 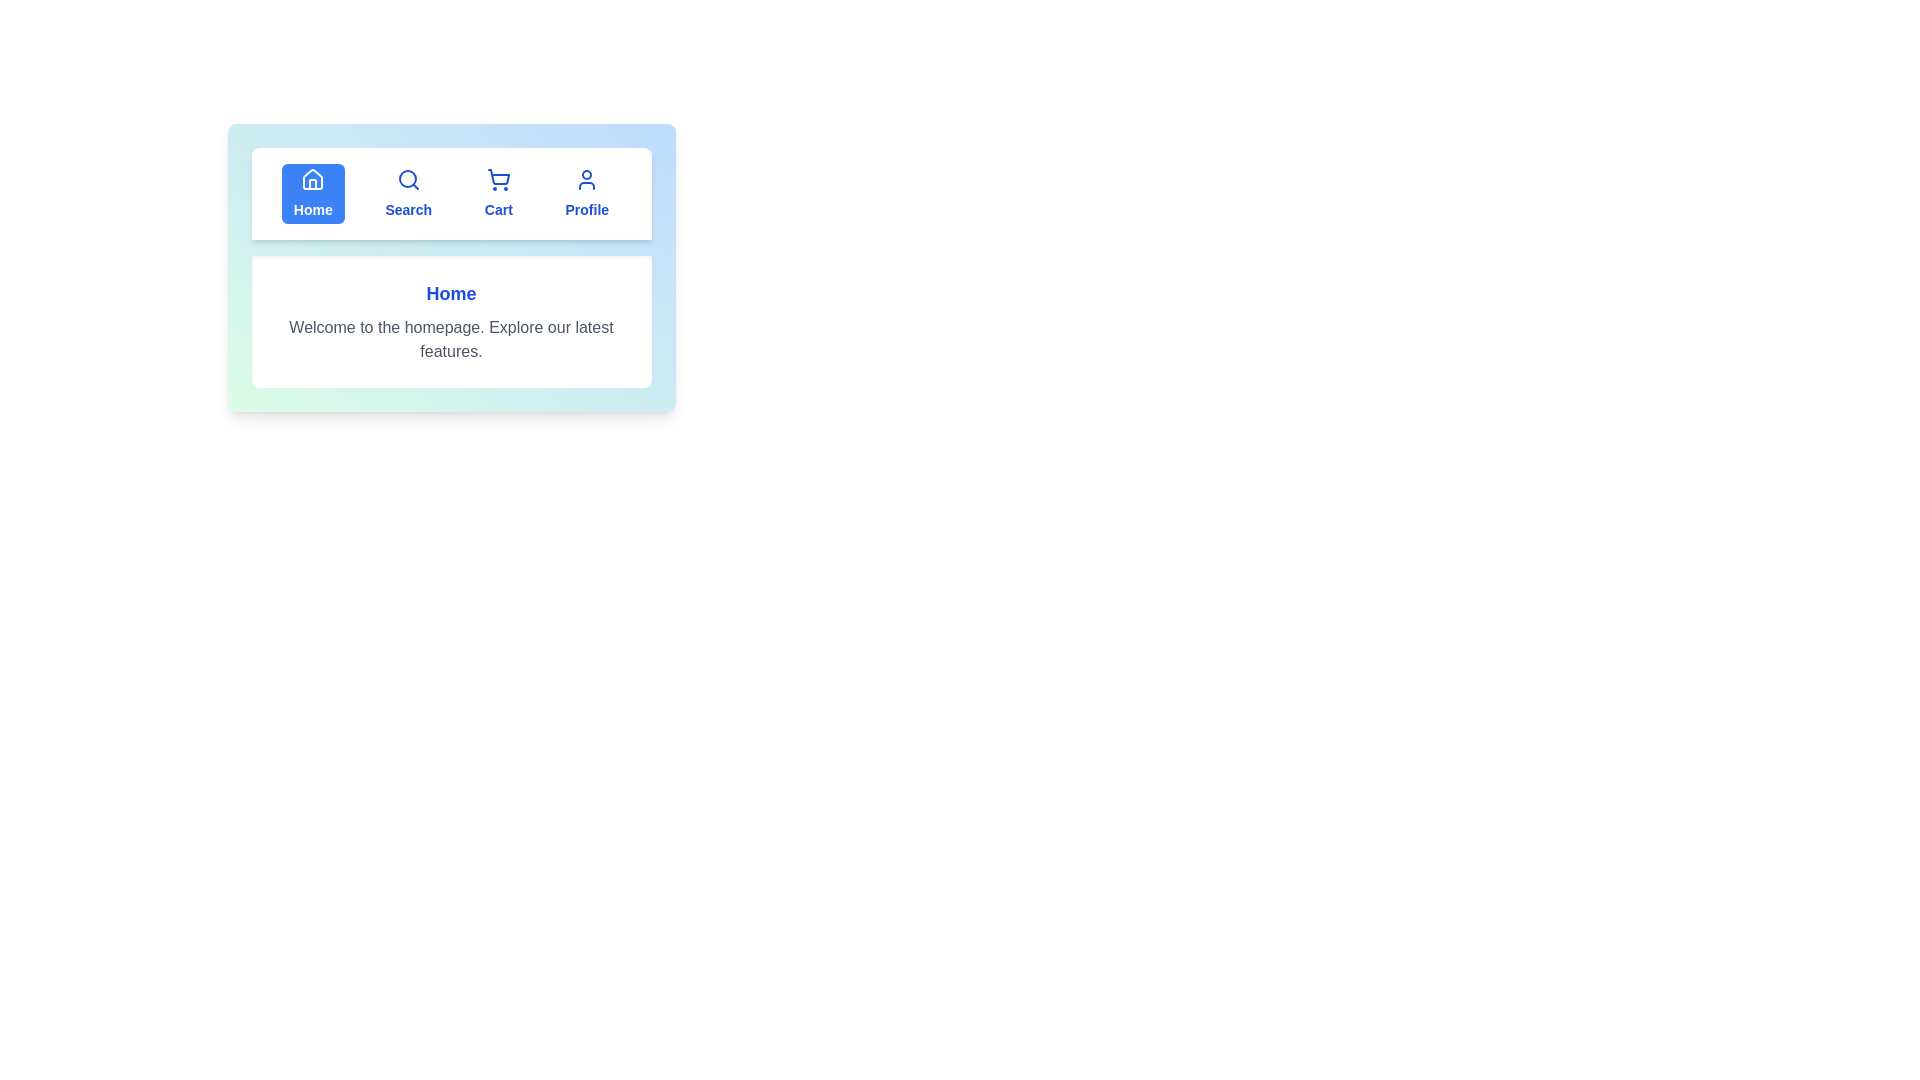 What do you see at coordinates (585, 193) in the screenshot?
I see `the tab Profile to view its content` at bounding box center [585, 193].